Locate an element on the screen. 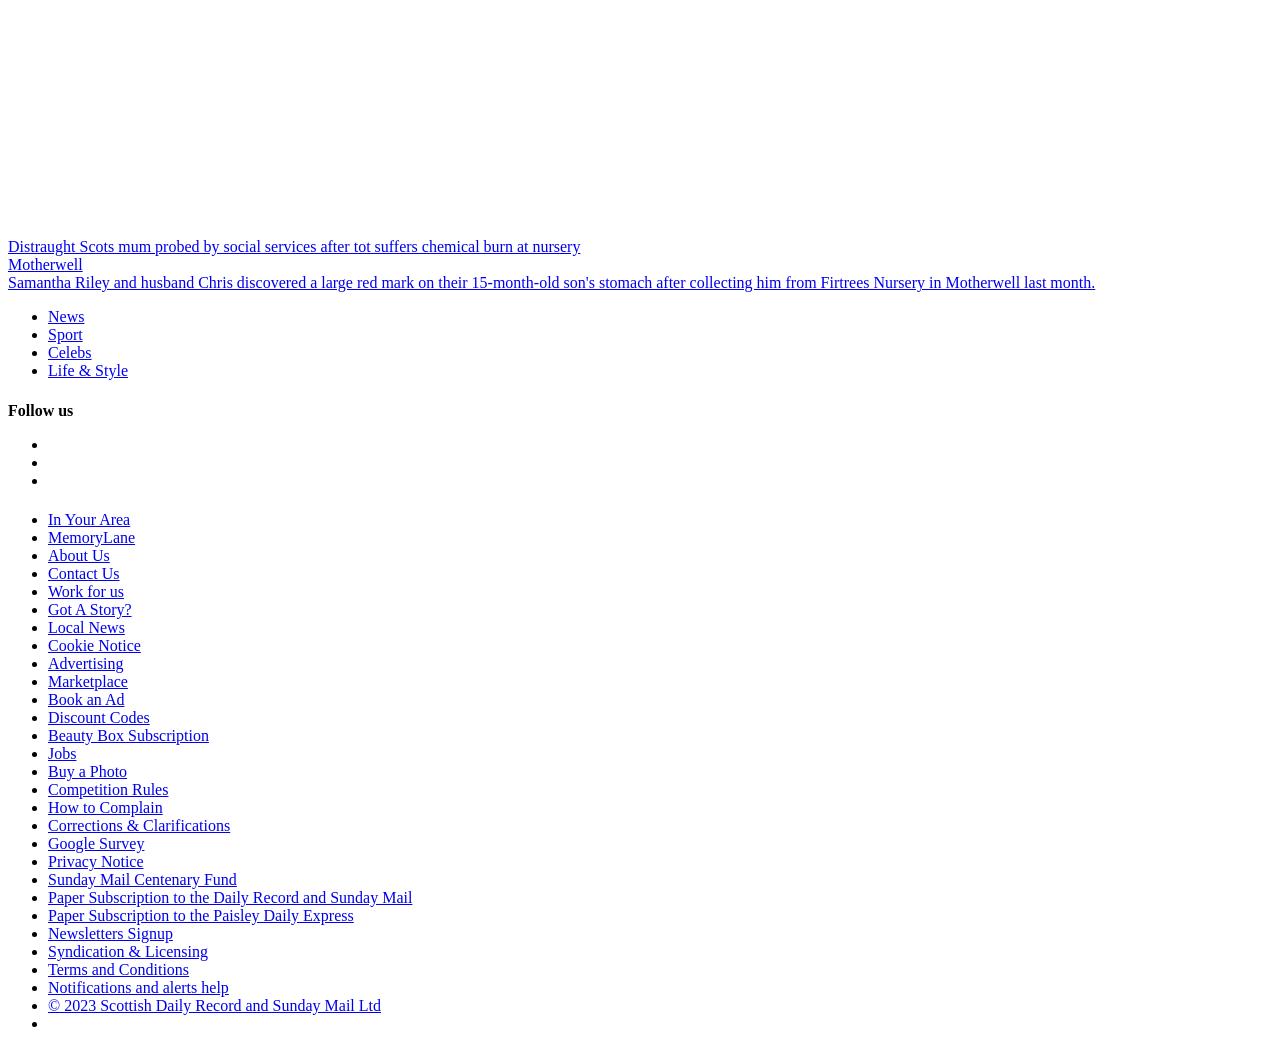 This screenshot has height=1042, width=1280. 'Book an Ad' is located at coordinates (85, 697).